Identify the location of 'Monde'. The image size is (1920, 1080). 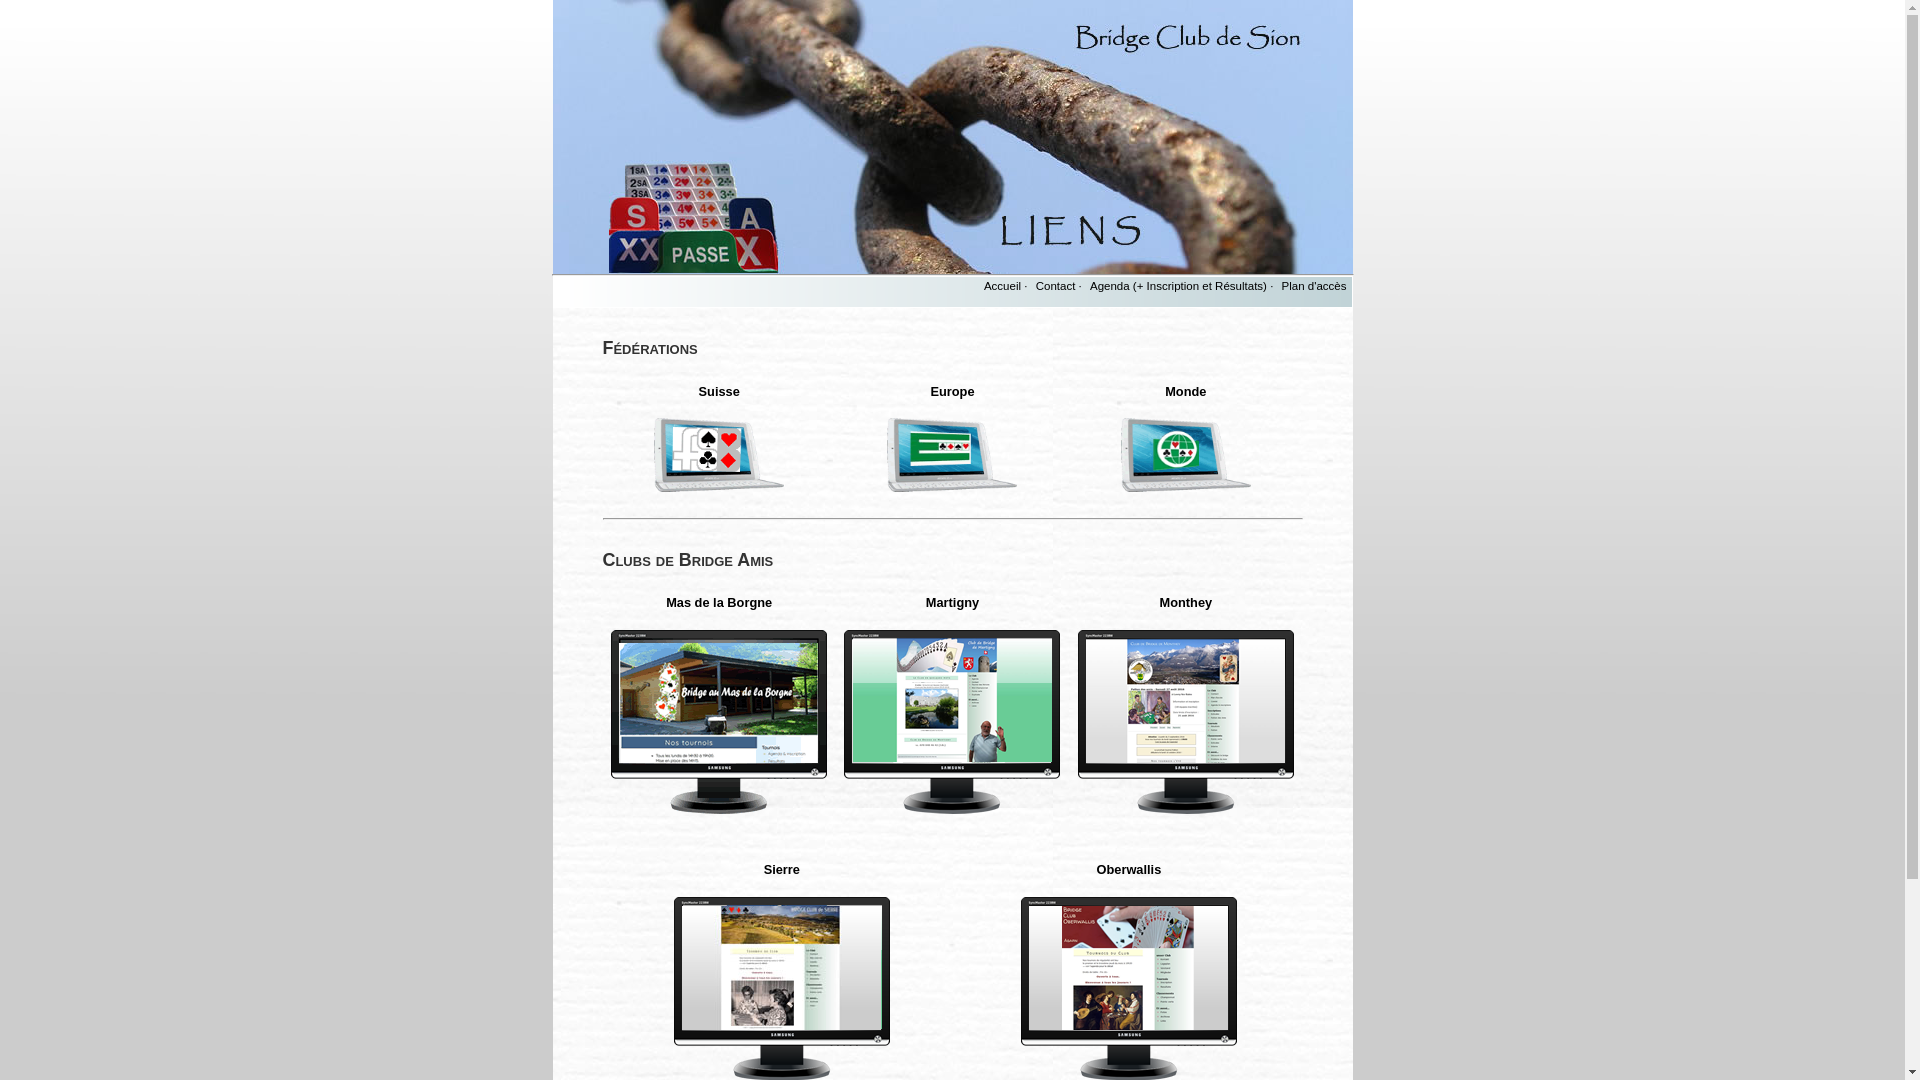
(1165, 391).